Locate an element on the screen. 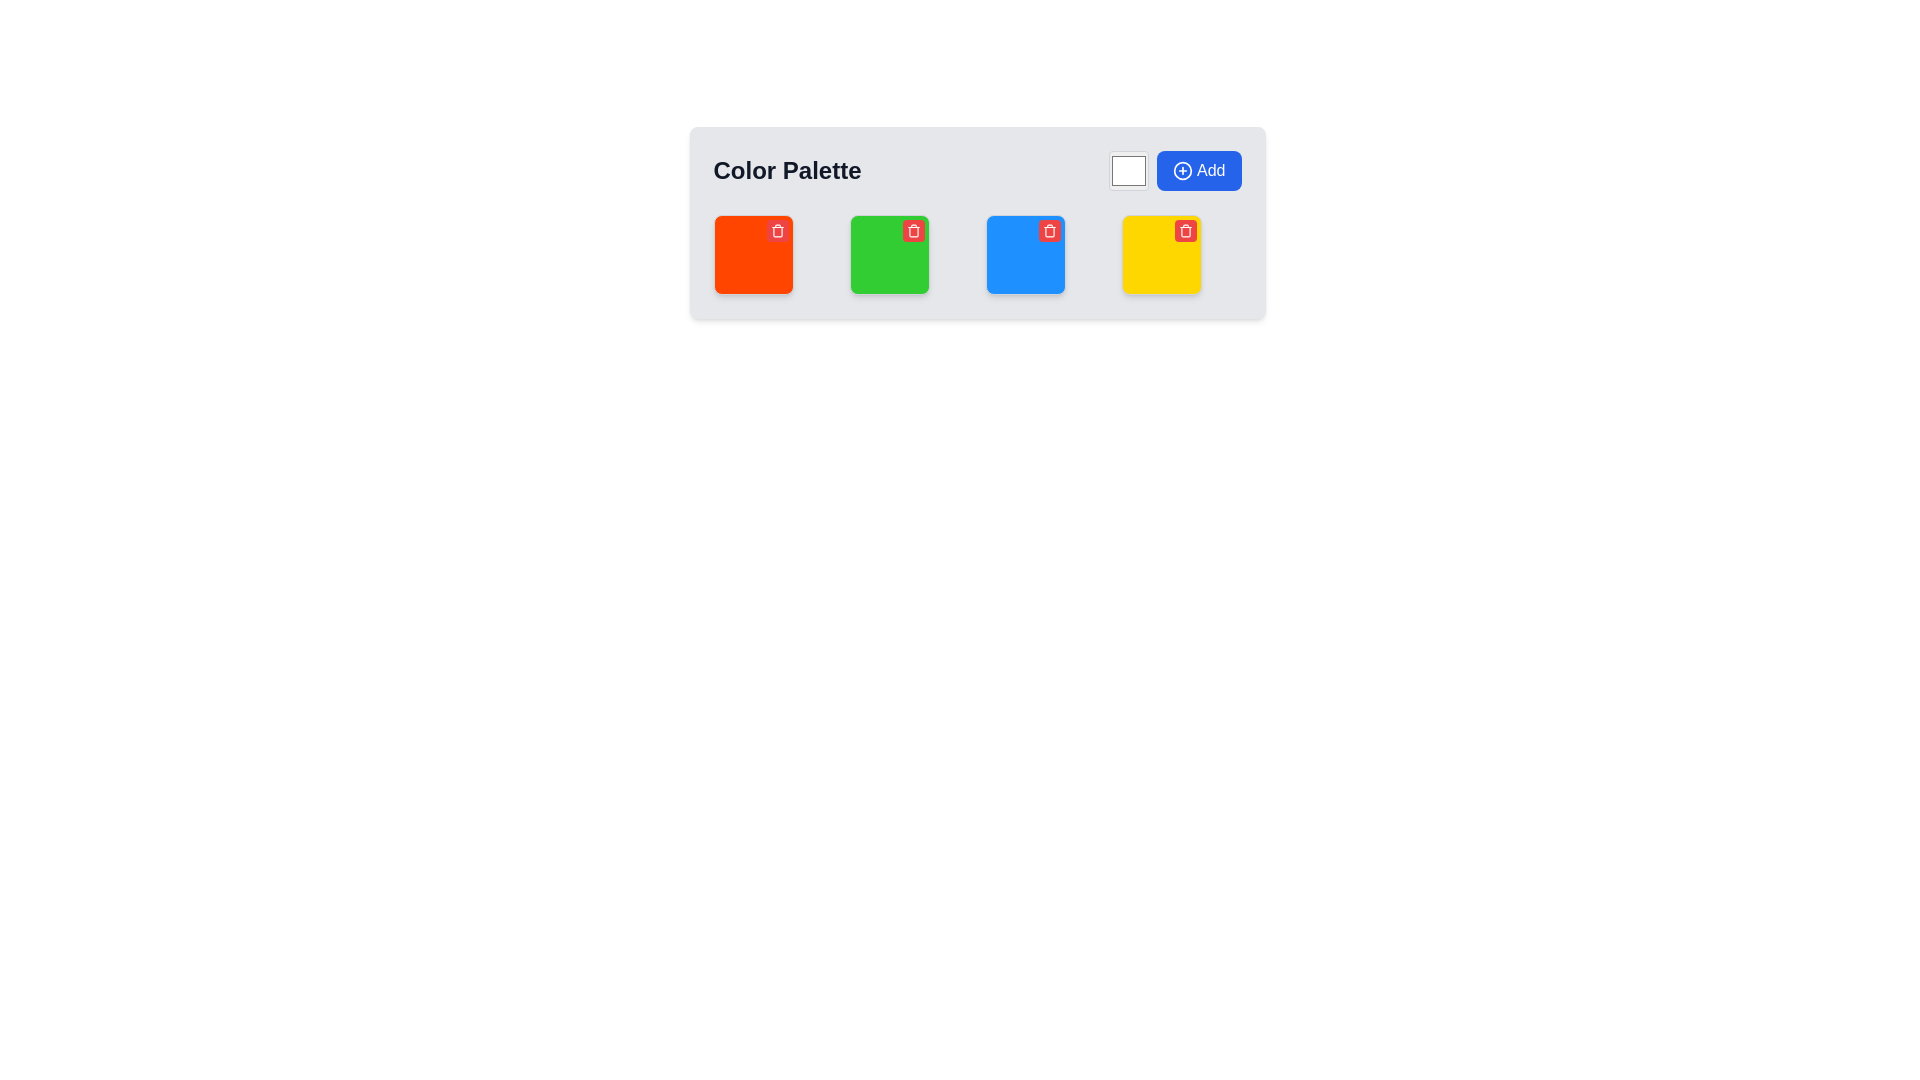  the text label reading 'Add' which is styled in white font on a blue background, located at the right-hand side of a button-like structure with rounded corners is located at coordinates (1210, 169).